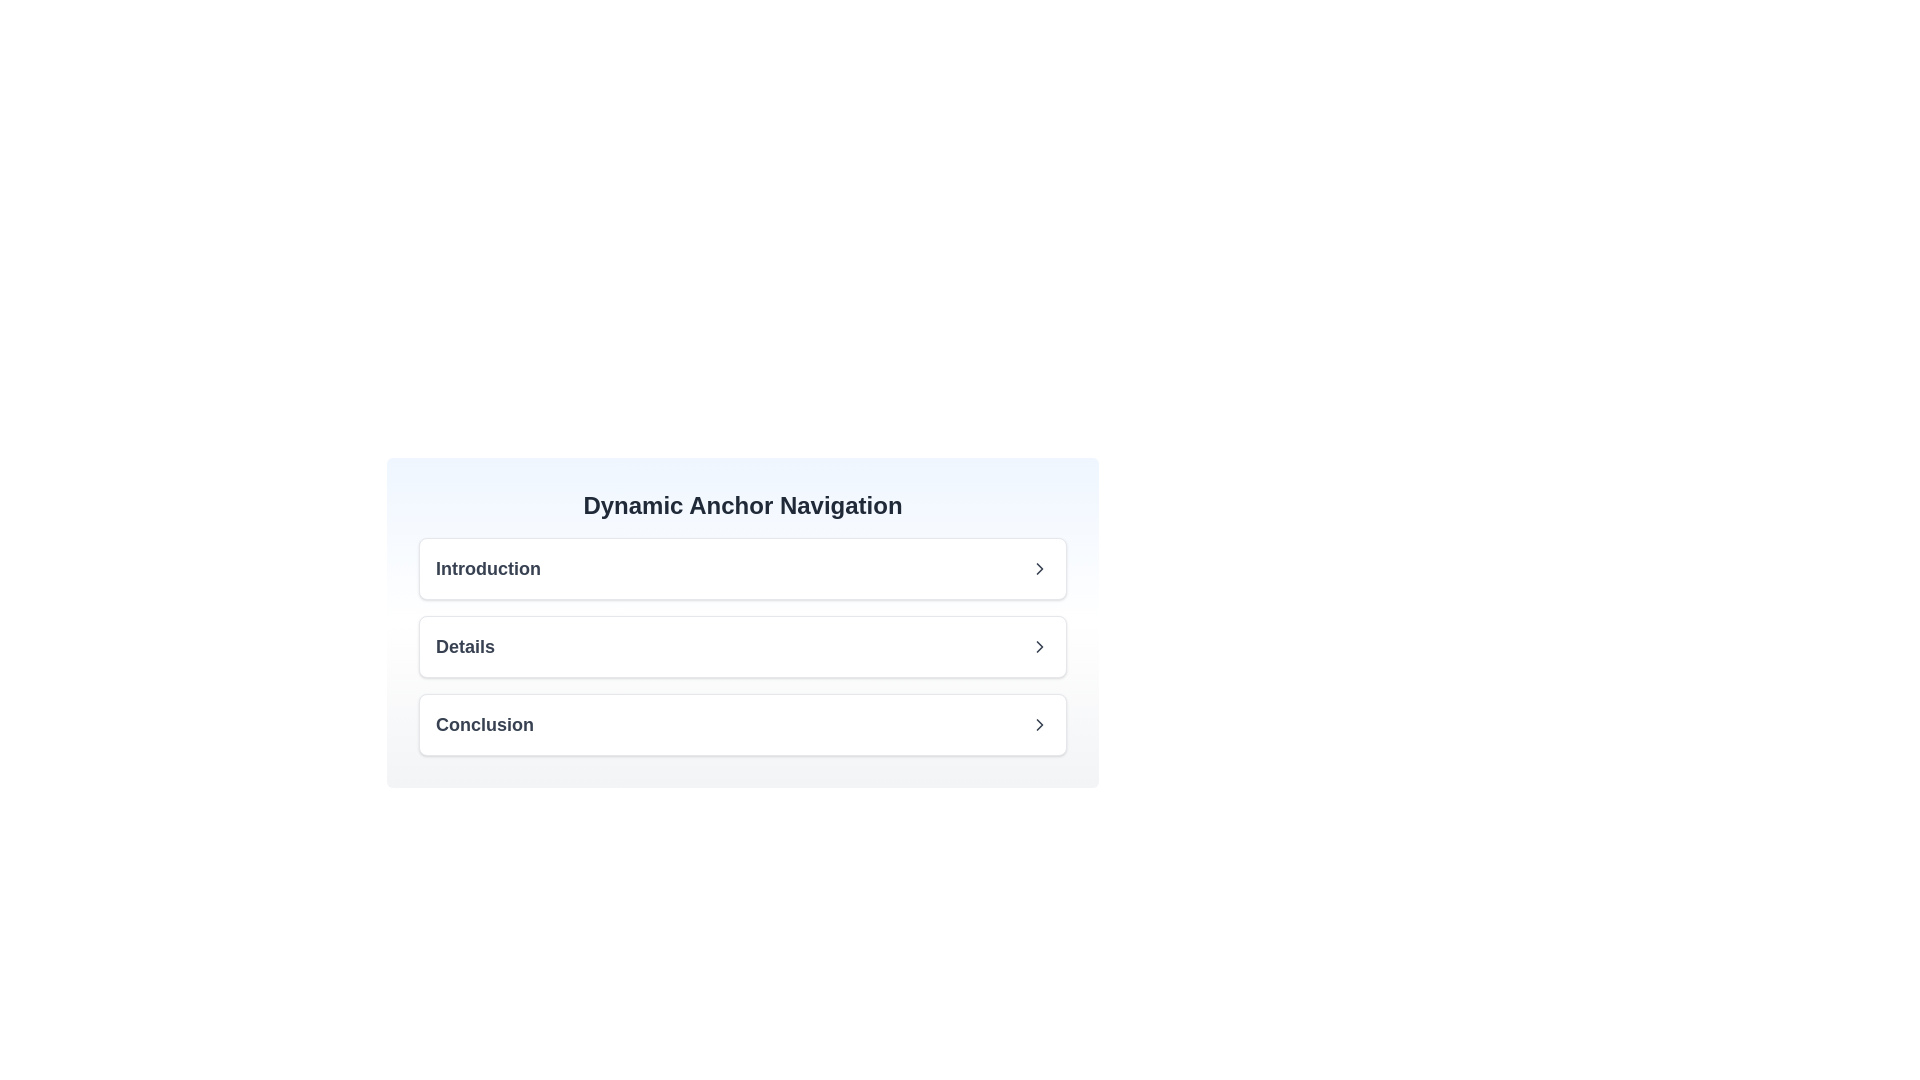  Describe the element at coordinates (1040, 647) in the screenshot. I see `the right-facing chevron icon located to the right of the 'Details' text in the vertical menu` at that location.